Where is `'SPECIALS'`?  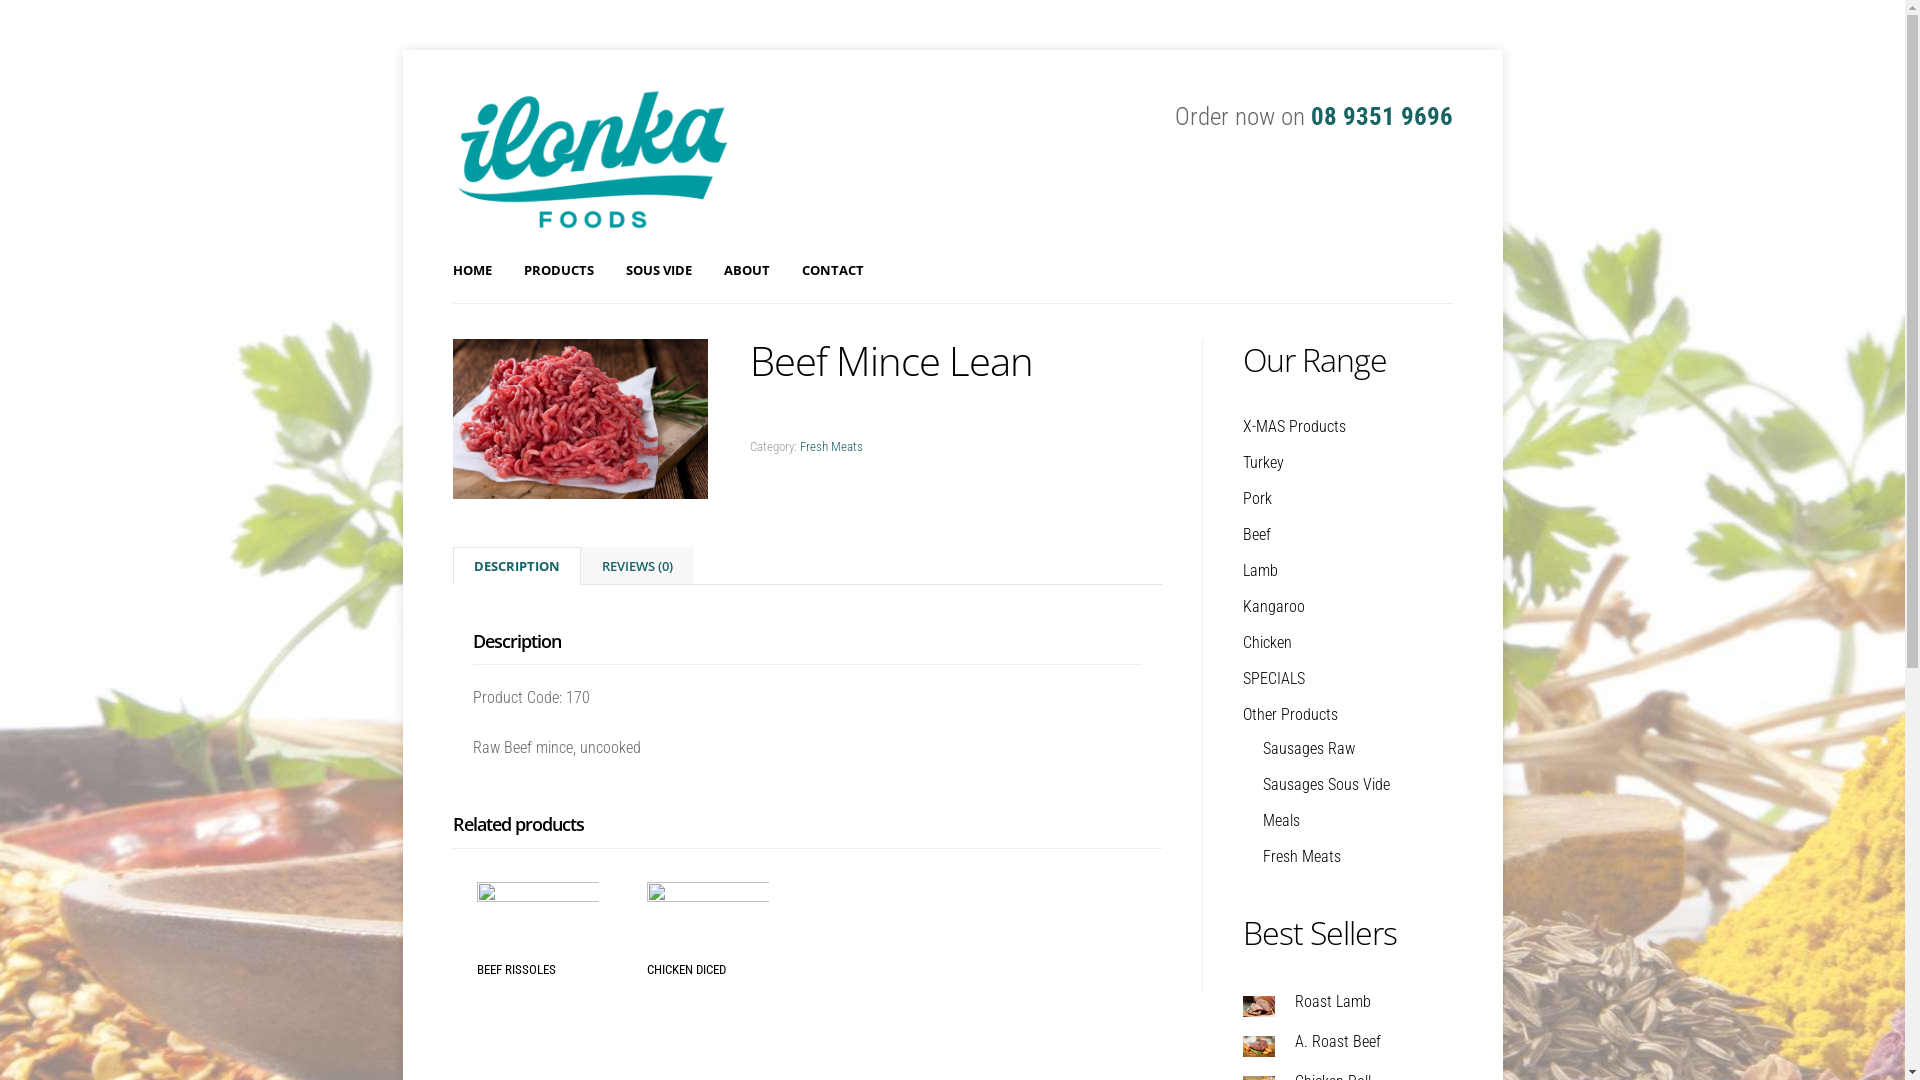 'SPECIALS' is located at coordinates (1271, 677).